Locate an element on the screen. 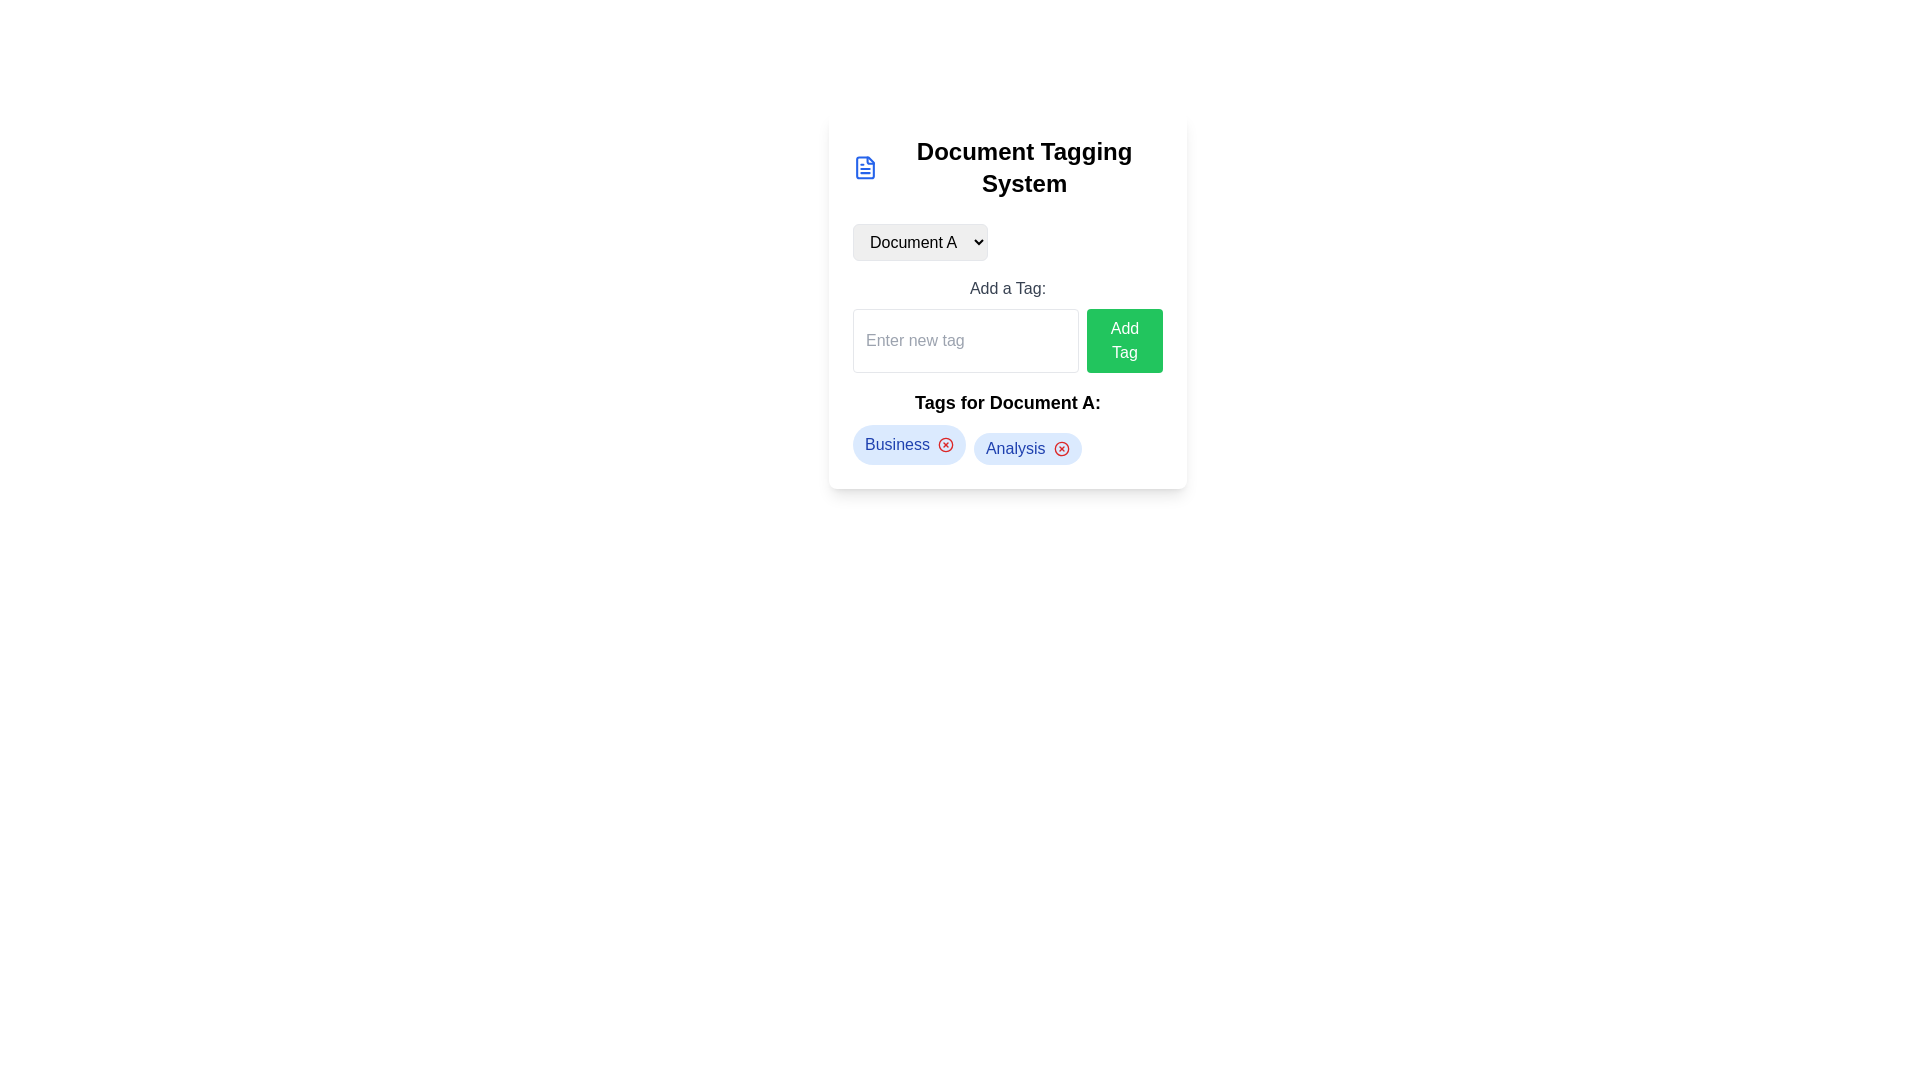 Image resolution: width=1920 pixels, height=1080 pixels. the 'Document Tagging System' text heading for accessibility tools is located at coordinates (1008, 167).